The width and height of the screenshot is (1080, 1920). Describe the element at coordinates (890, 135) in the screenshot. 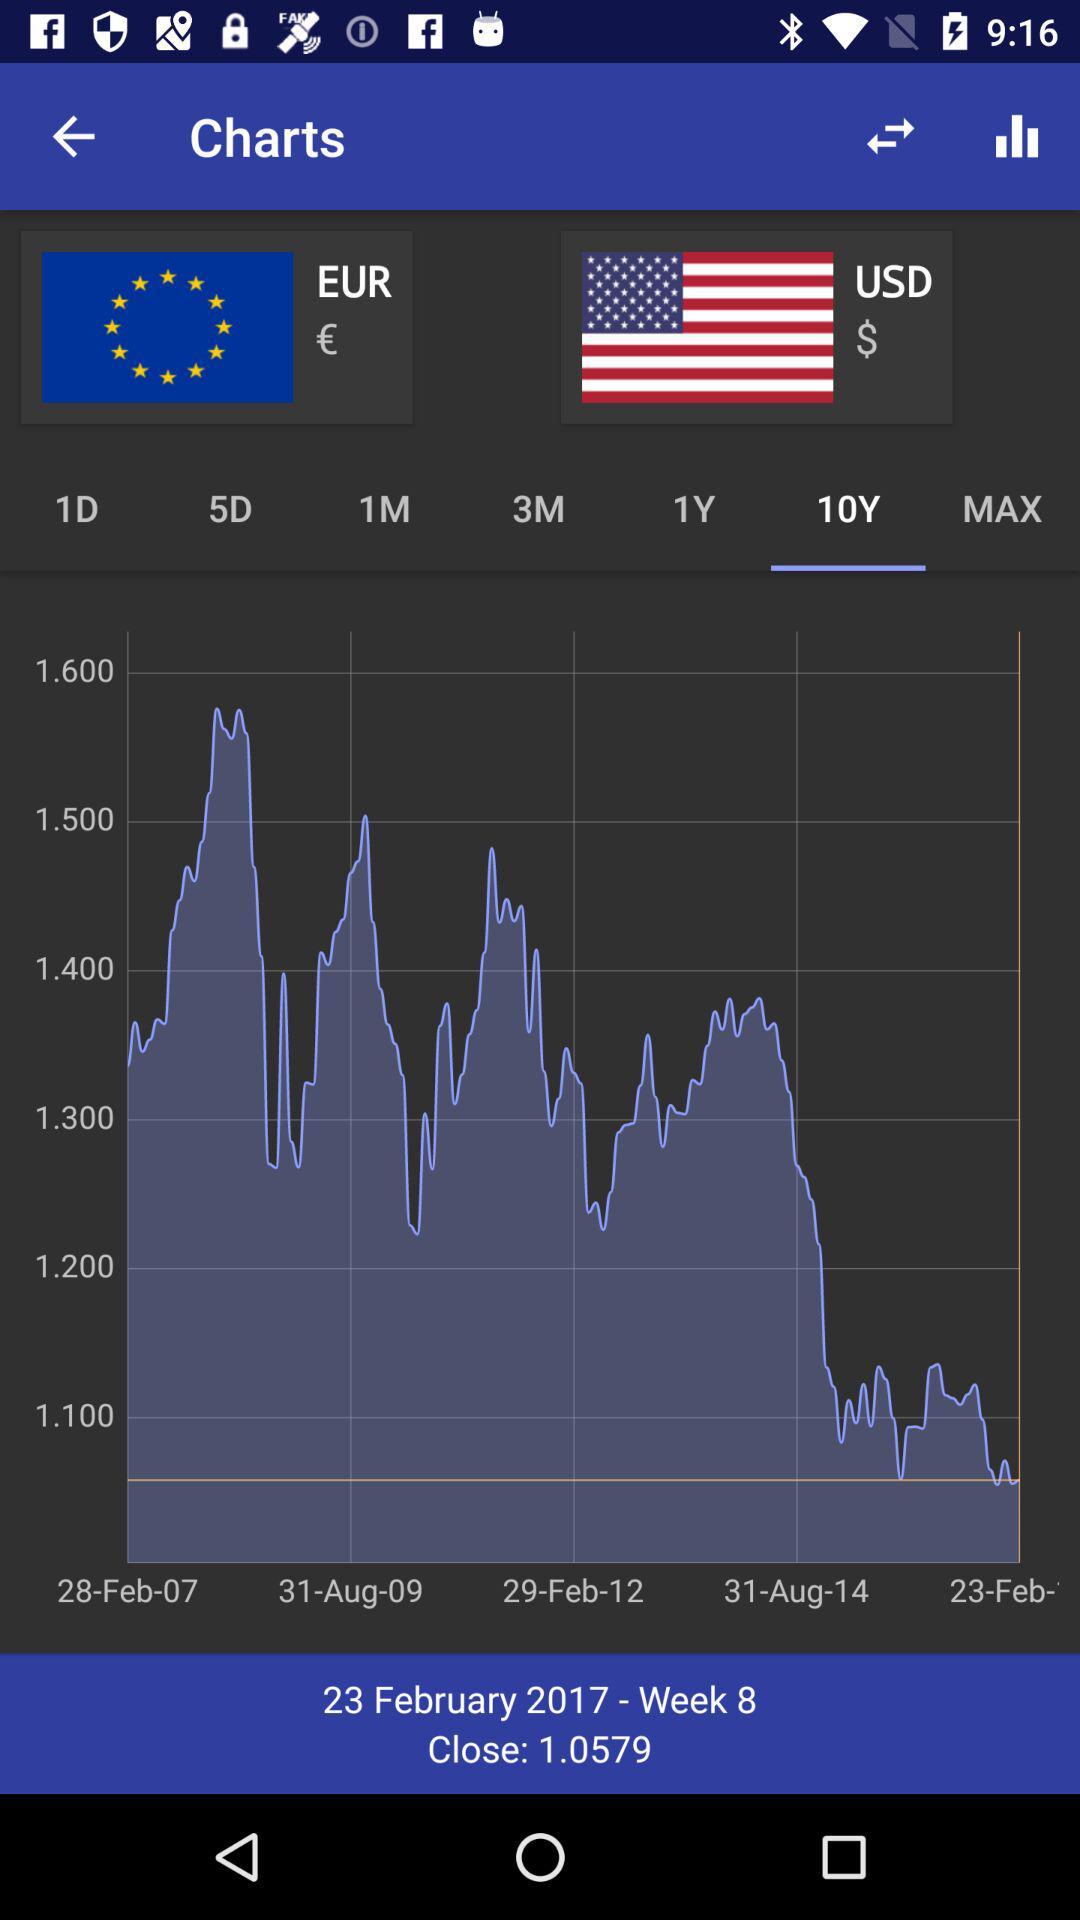

I see `the icon to the right of the charts` at that location.